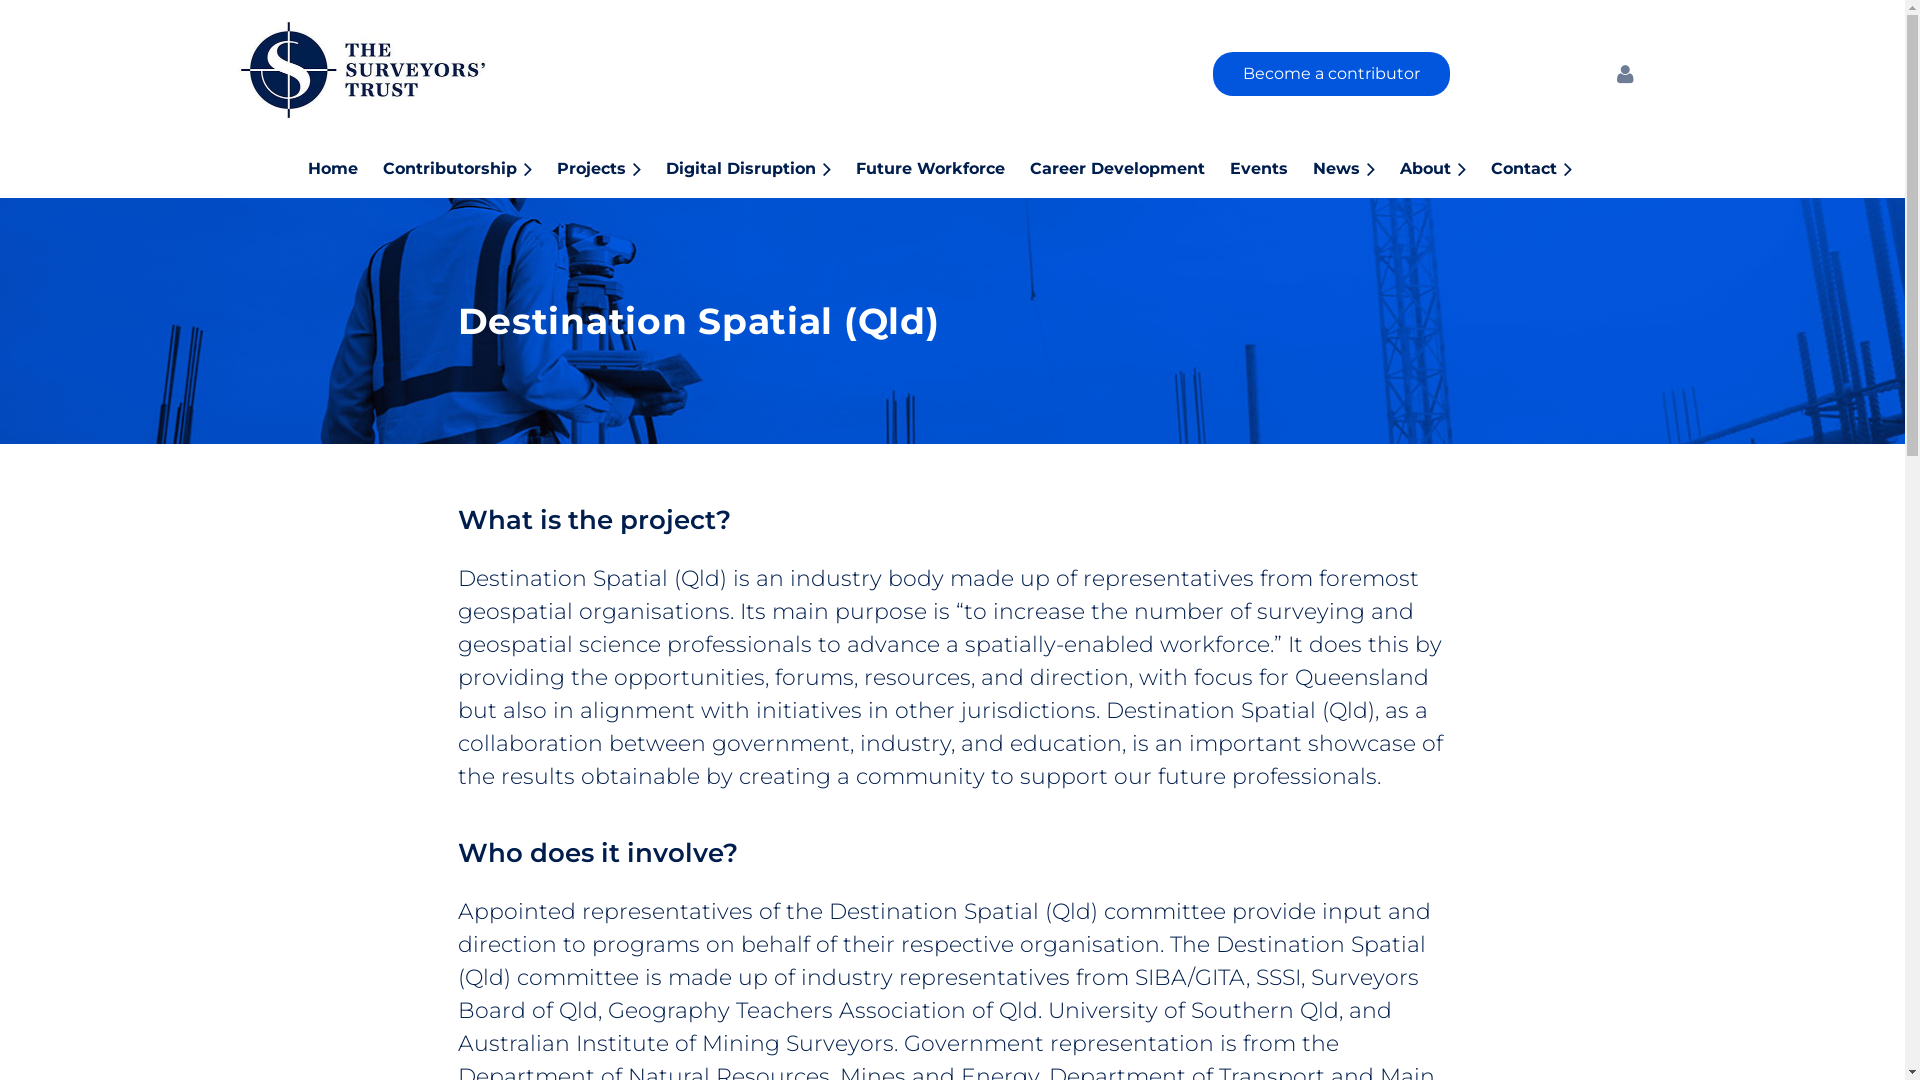 The height and width of the screenshot is (1080, 1920). Describe the element at coordinates (1270, 166) in the screenshot. I see `'Events'` at that location.